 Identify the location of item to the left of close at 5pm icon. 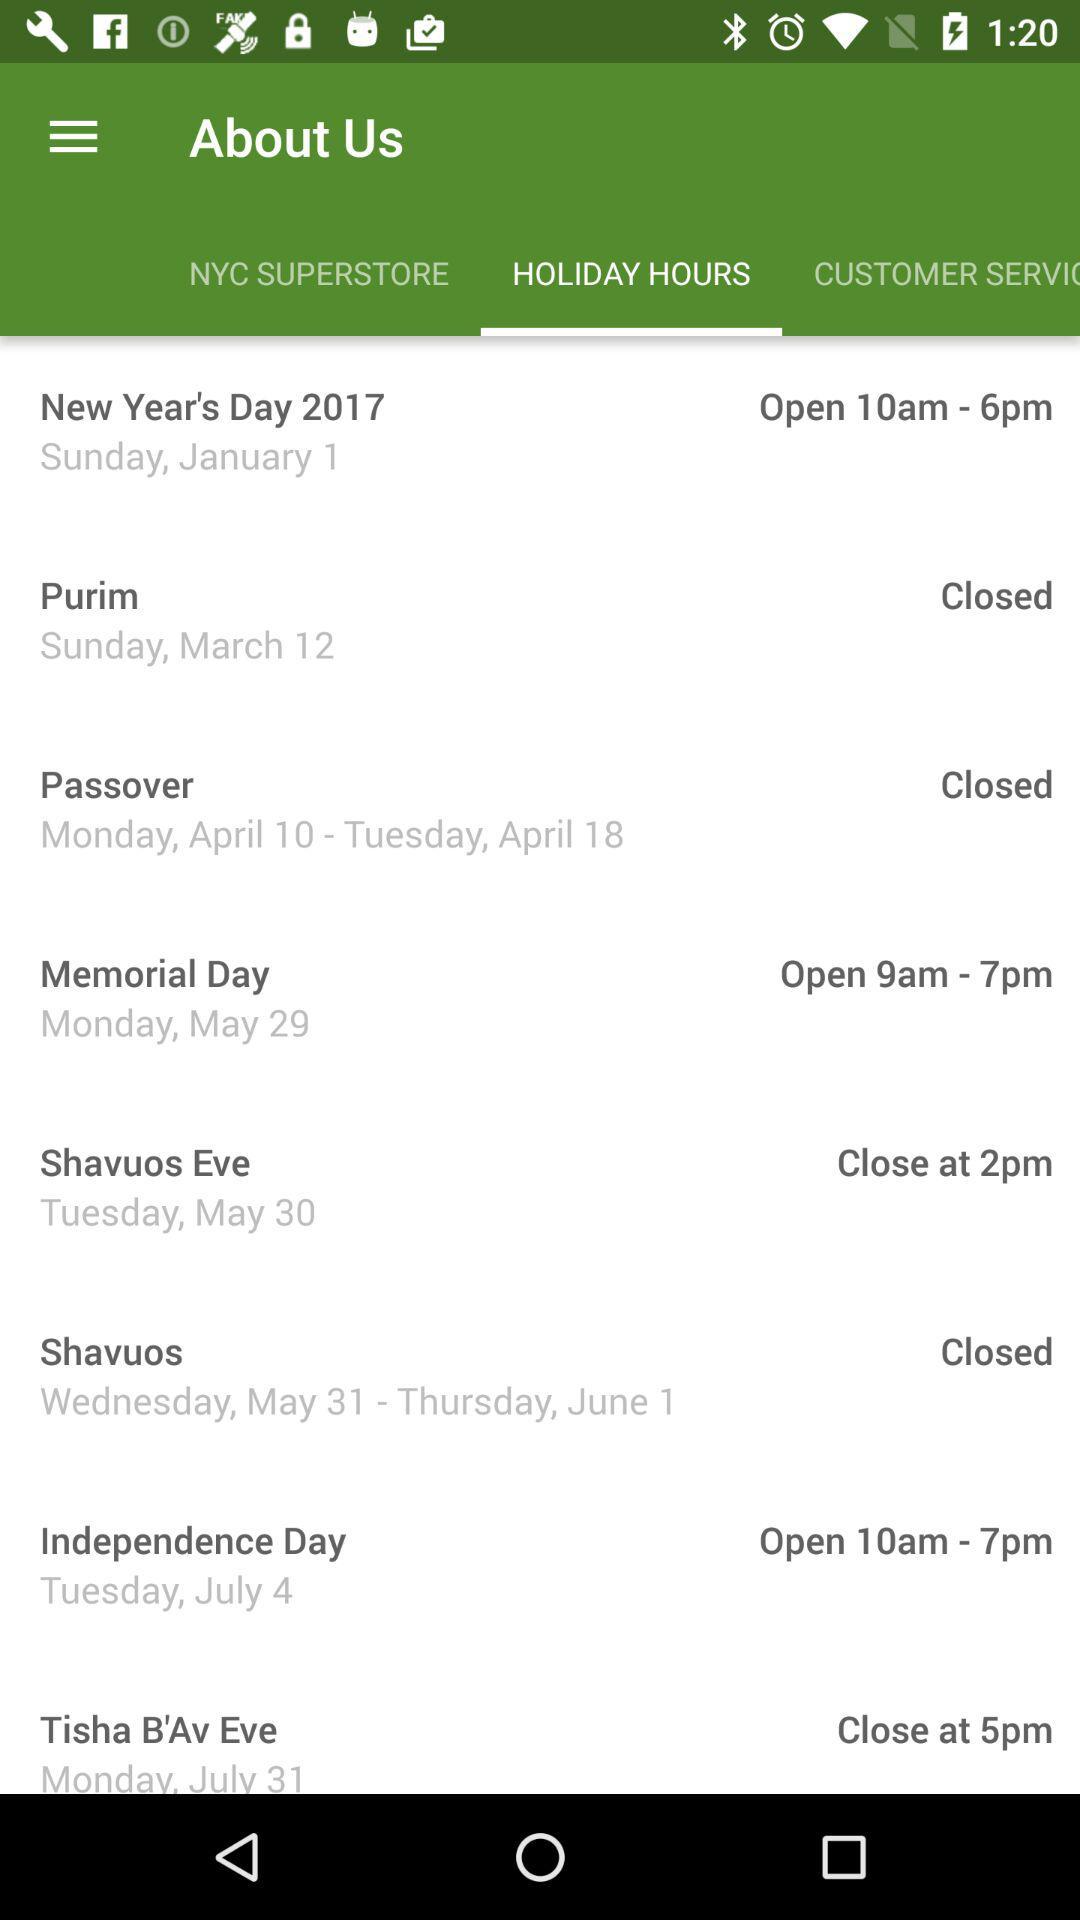
(150, 1727).